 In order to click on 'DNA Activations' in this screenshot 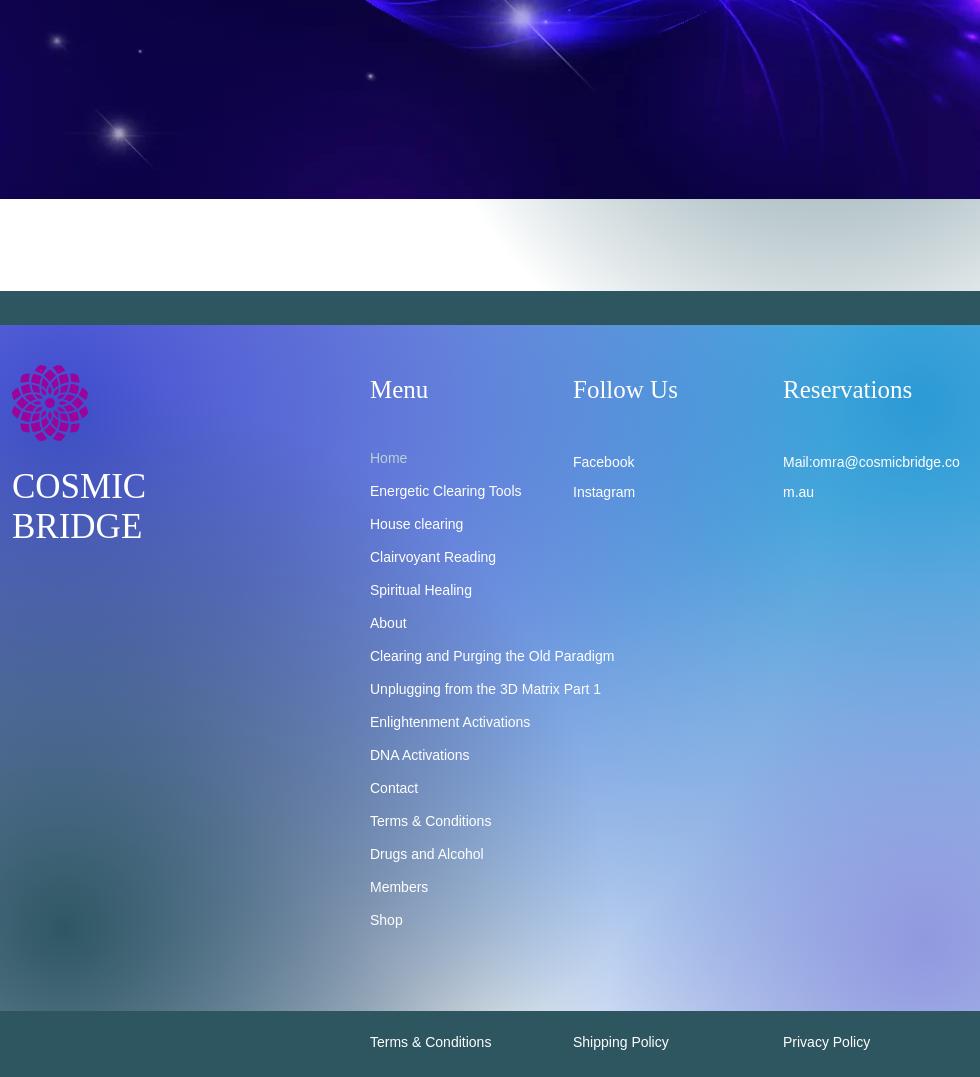, I will do `click(370, 753)`.